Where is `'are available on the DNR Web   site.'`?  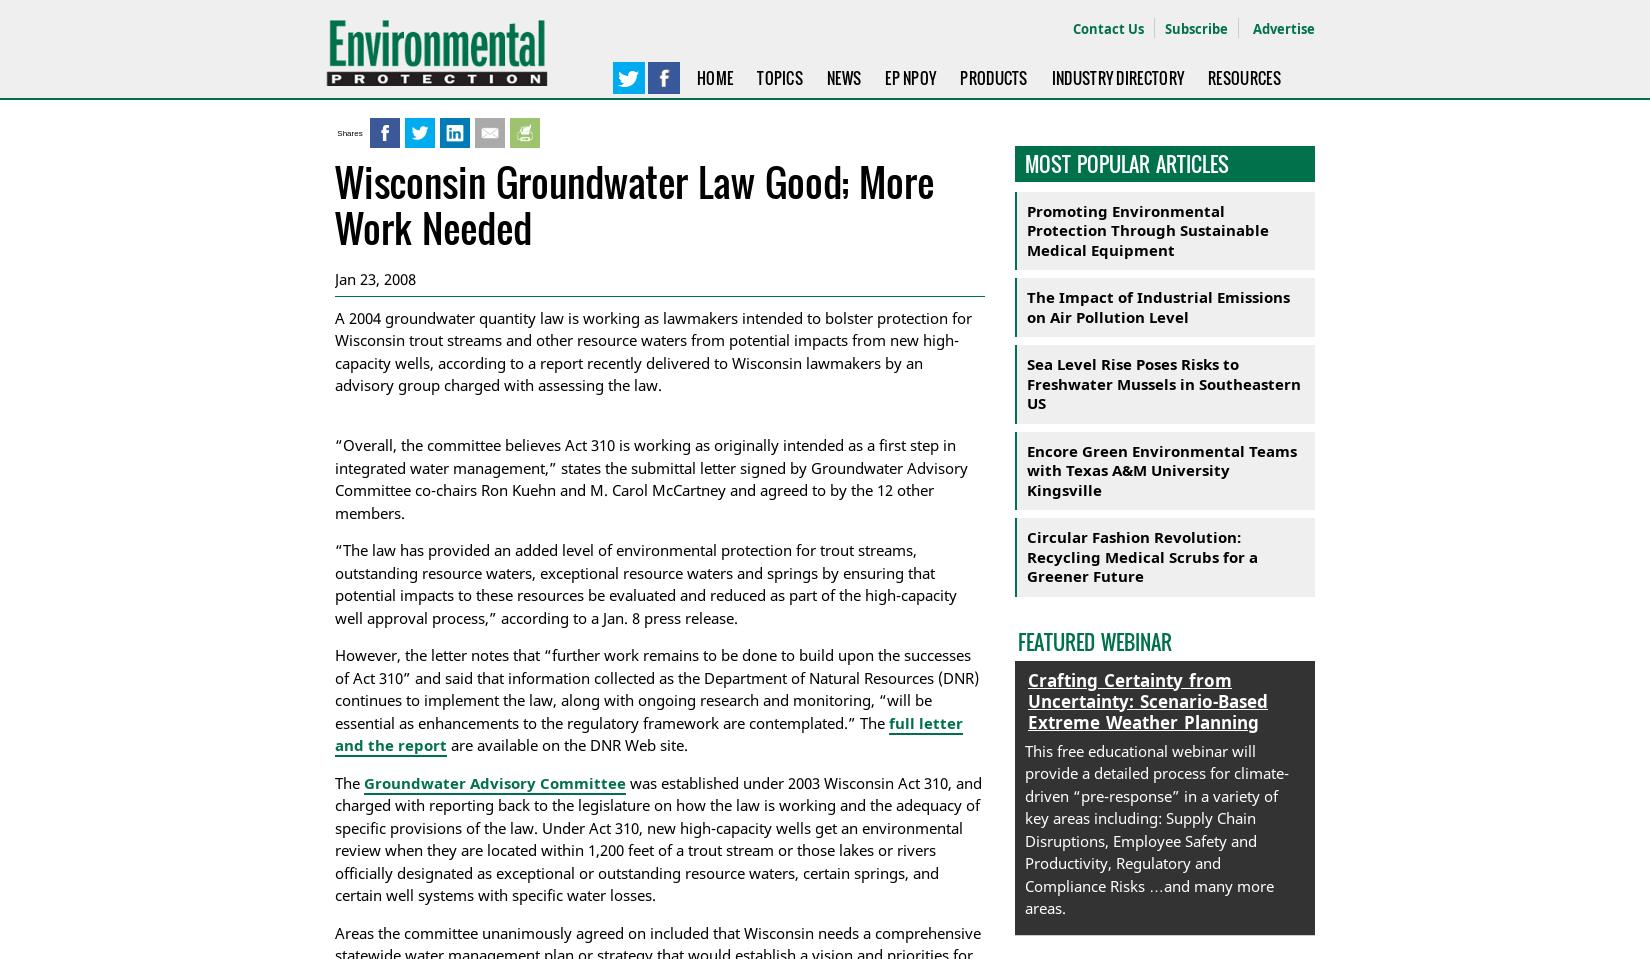
'are available on the DNR Web   site.' is located at coordinates (445, 744).